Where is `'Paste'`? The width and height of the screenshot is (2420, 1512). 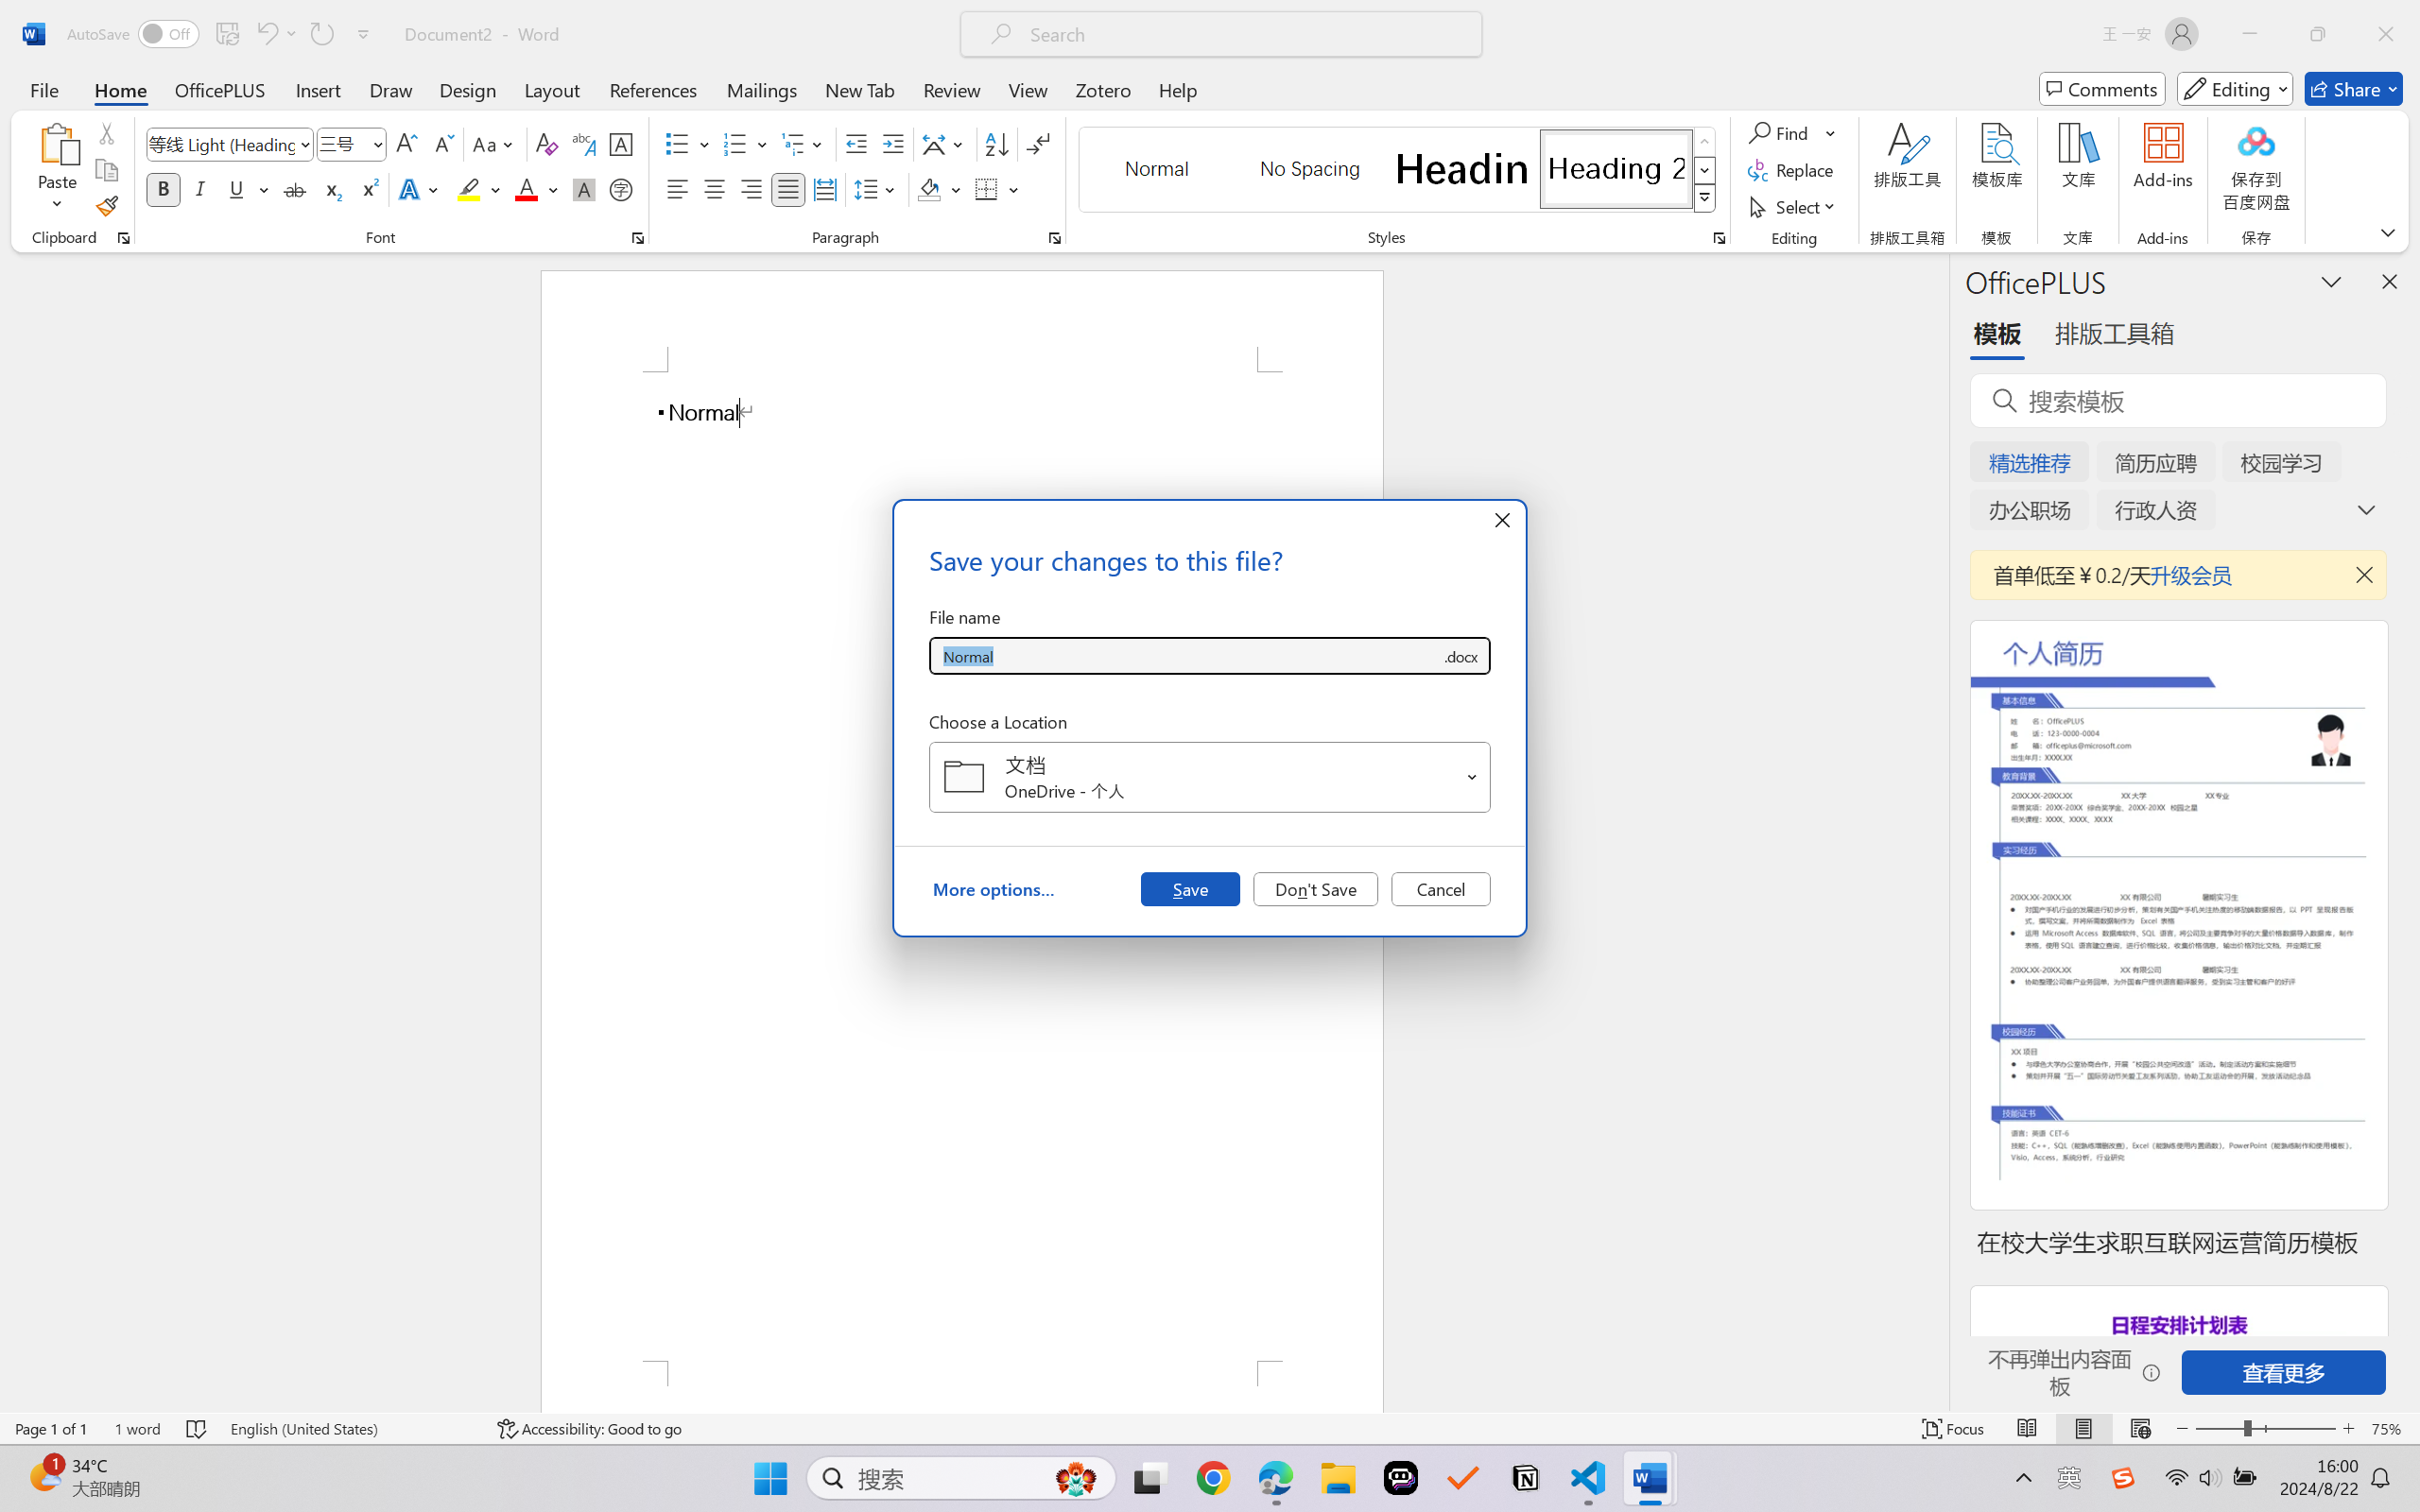
'Paste' is located at coordinates (57, 143).